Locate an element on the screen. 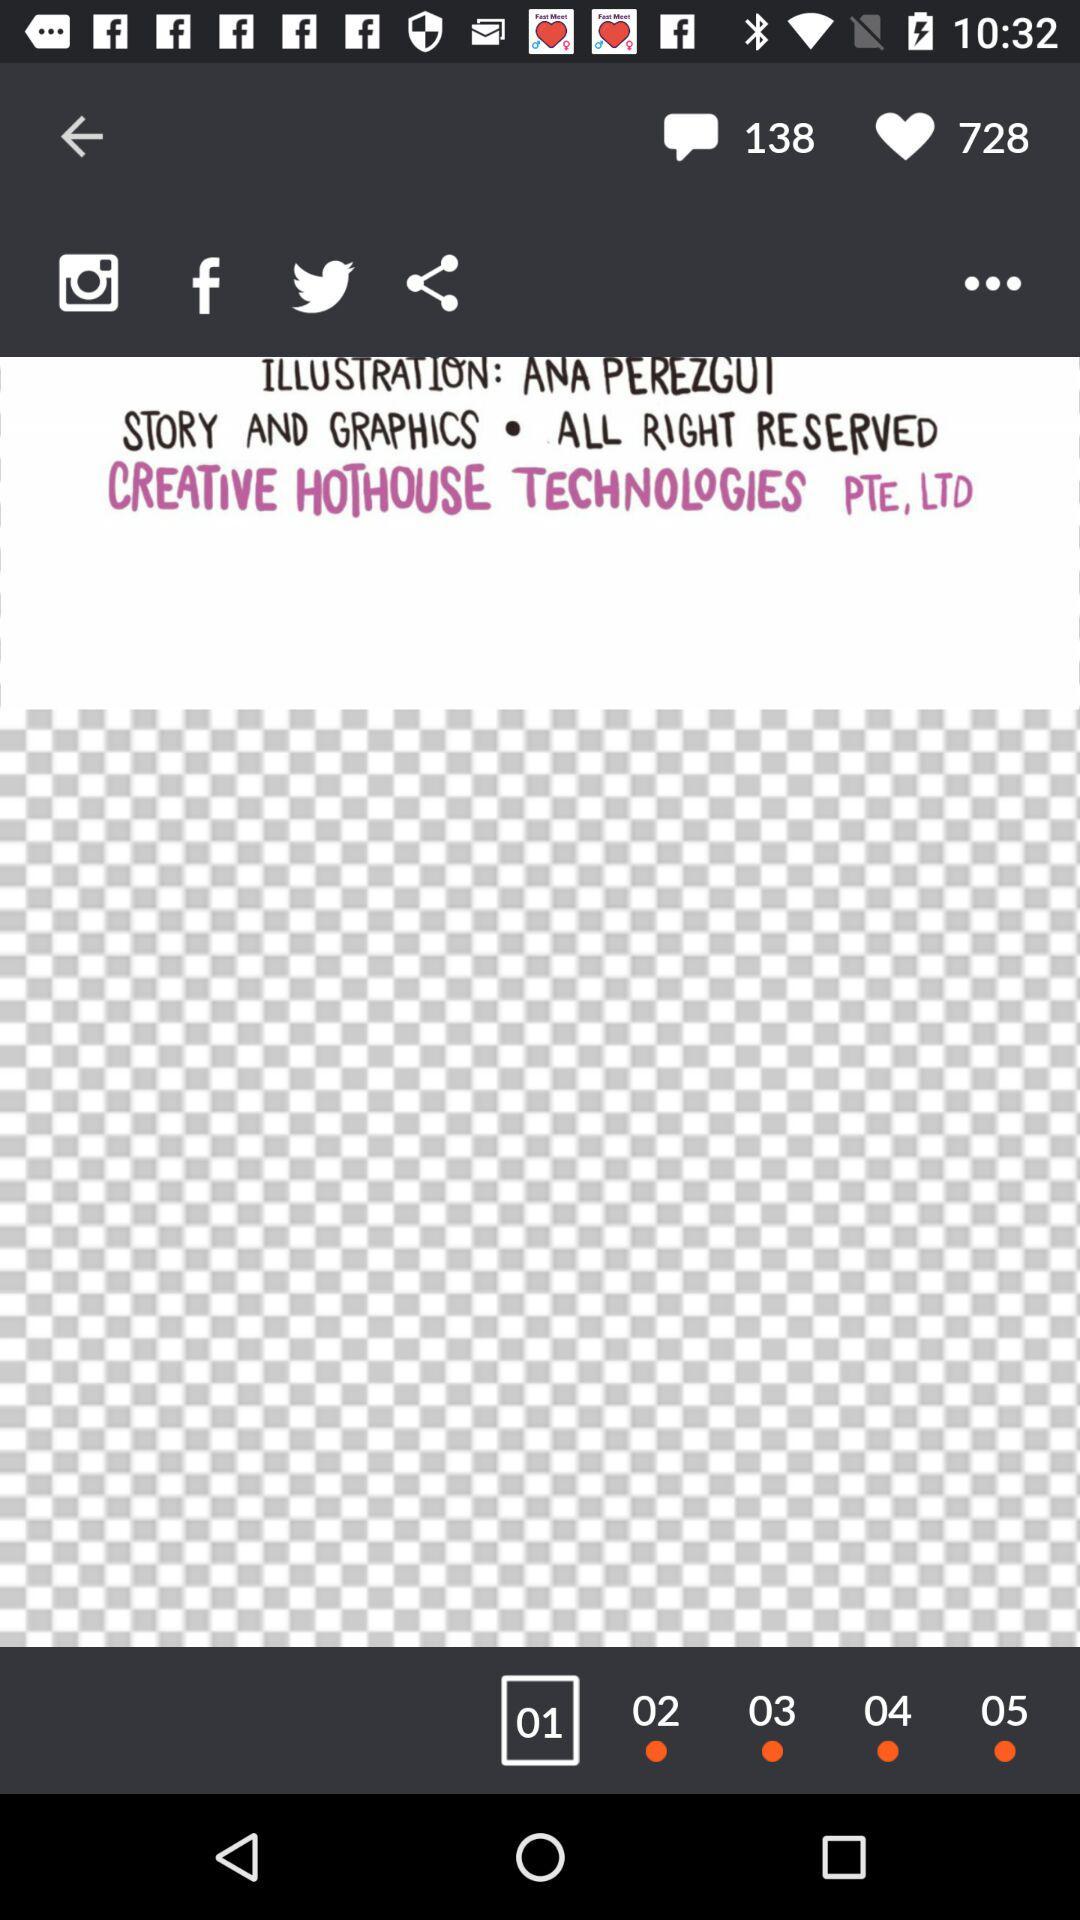  the facebook icon is located at coordinates (205, 282).